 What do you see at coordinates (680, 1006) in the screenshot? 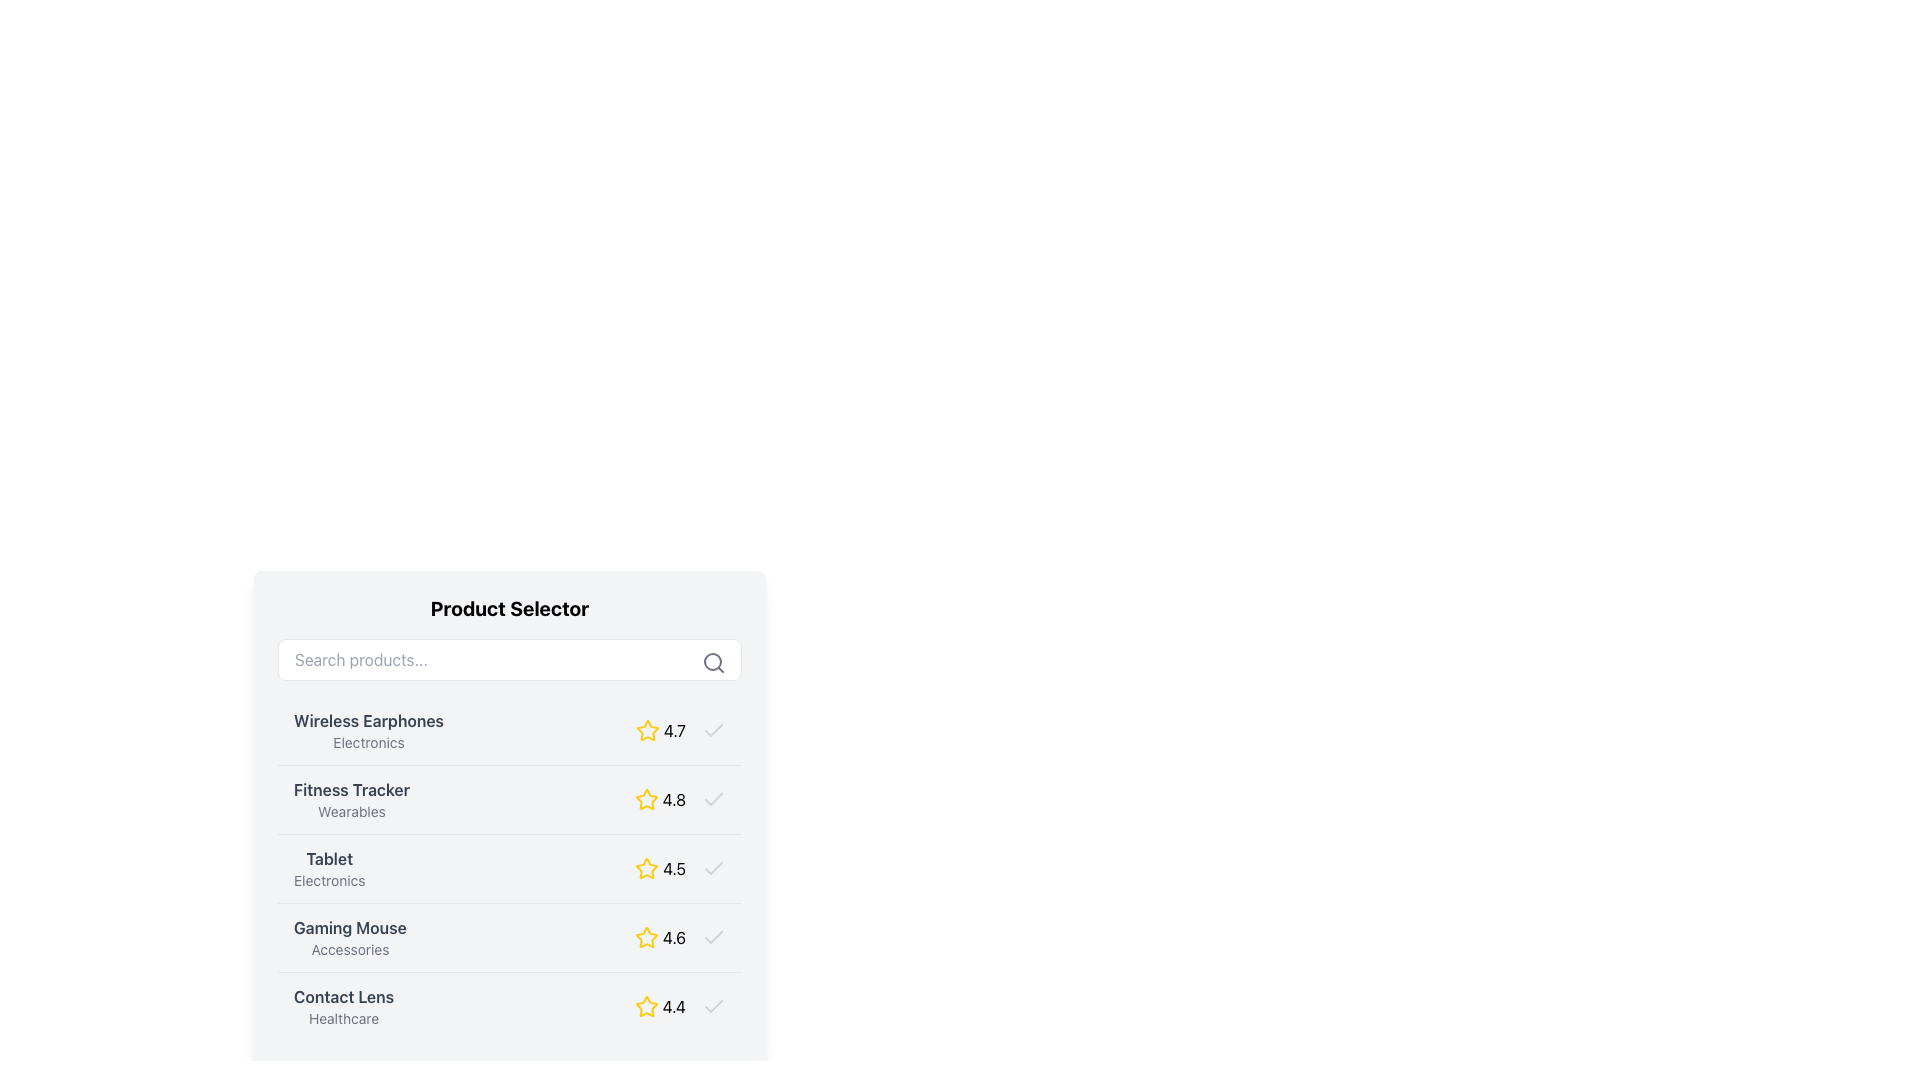
I see `the rating display element that shows a yellow star icon followed by the text '4.4' and includes a gray checkmark, located at the bottom of the 'Contact Lens Healthcare' card` at bounding box center [680, 1006].